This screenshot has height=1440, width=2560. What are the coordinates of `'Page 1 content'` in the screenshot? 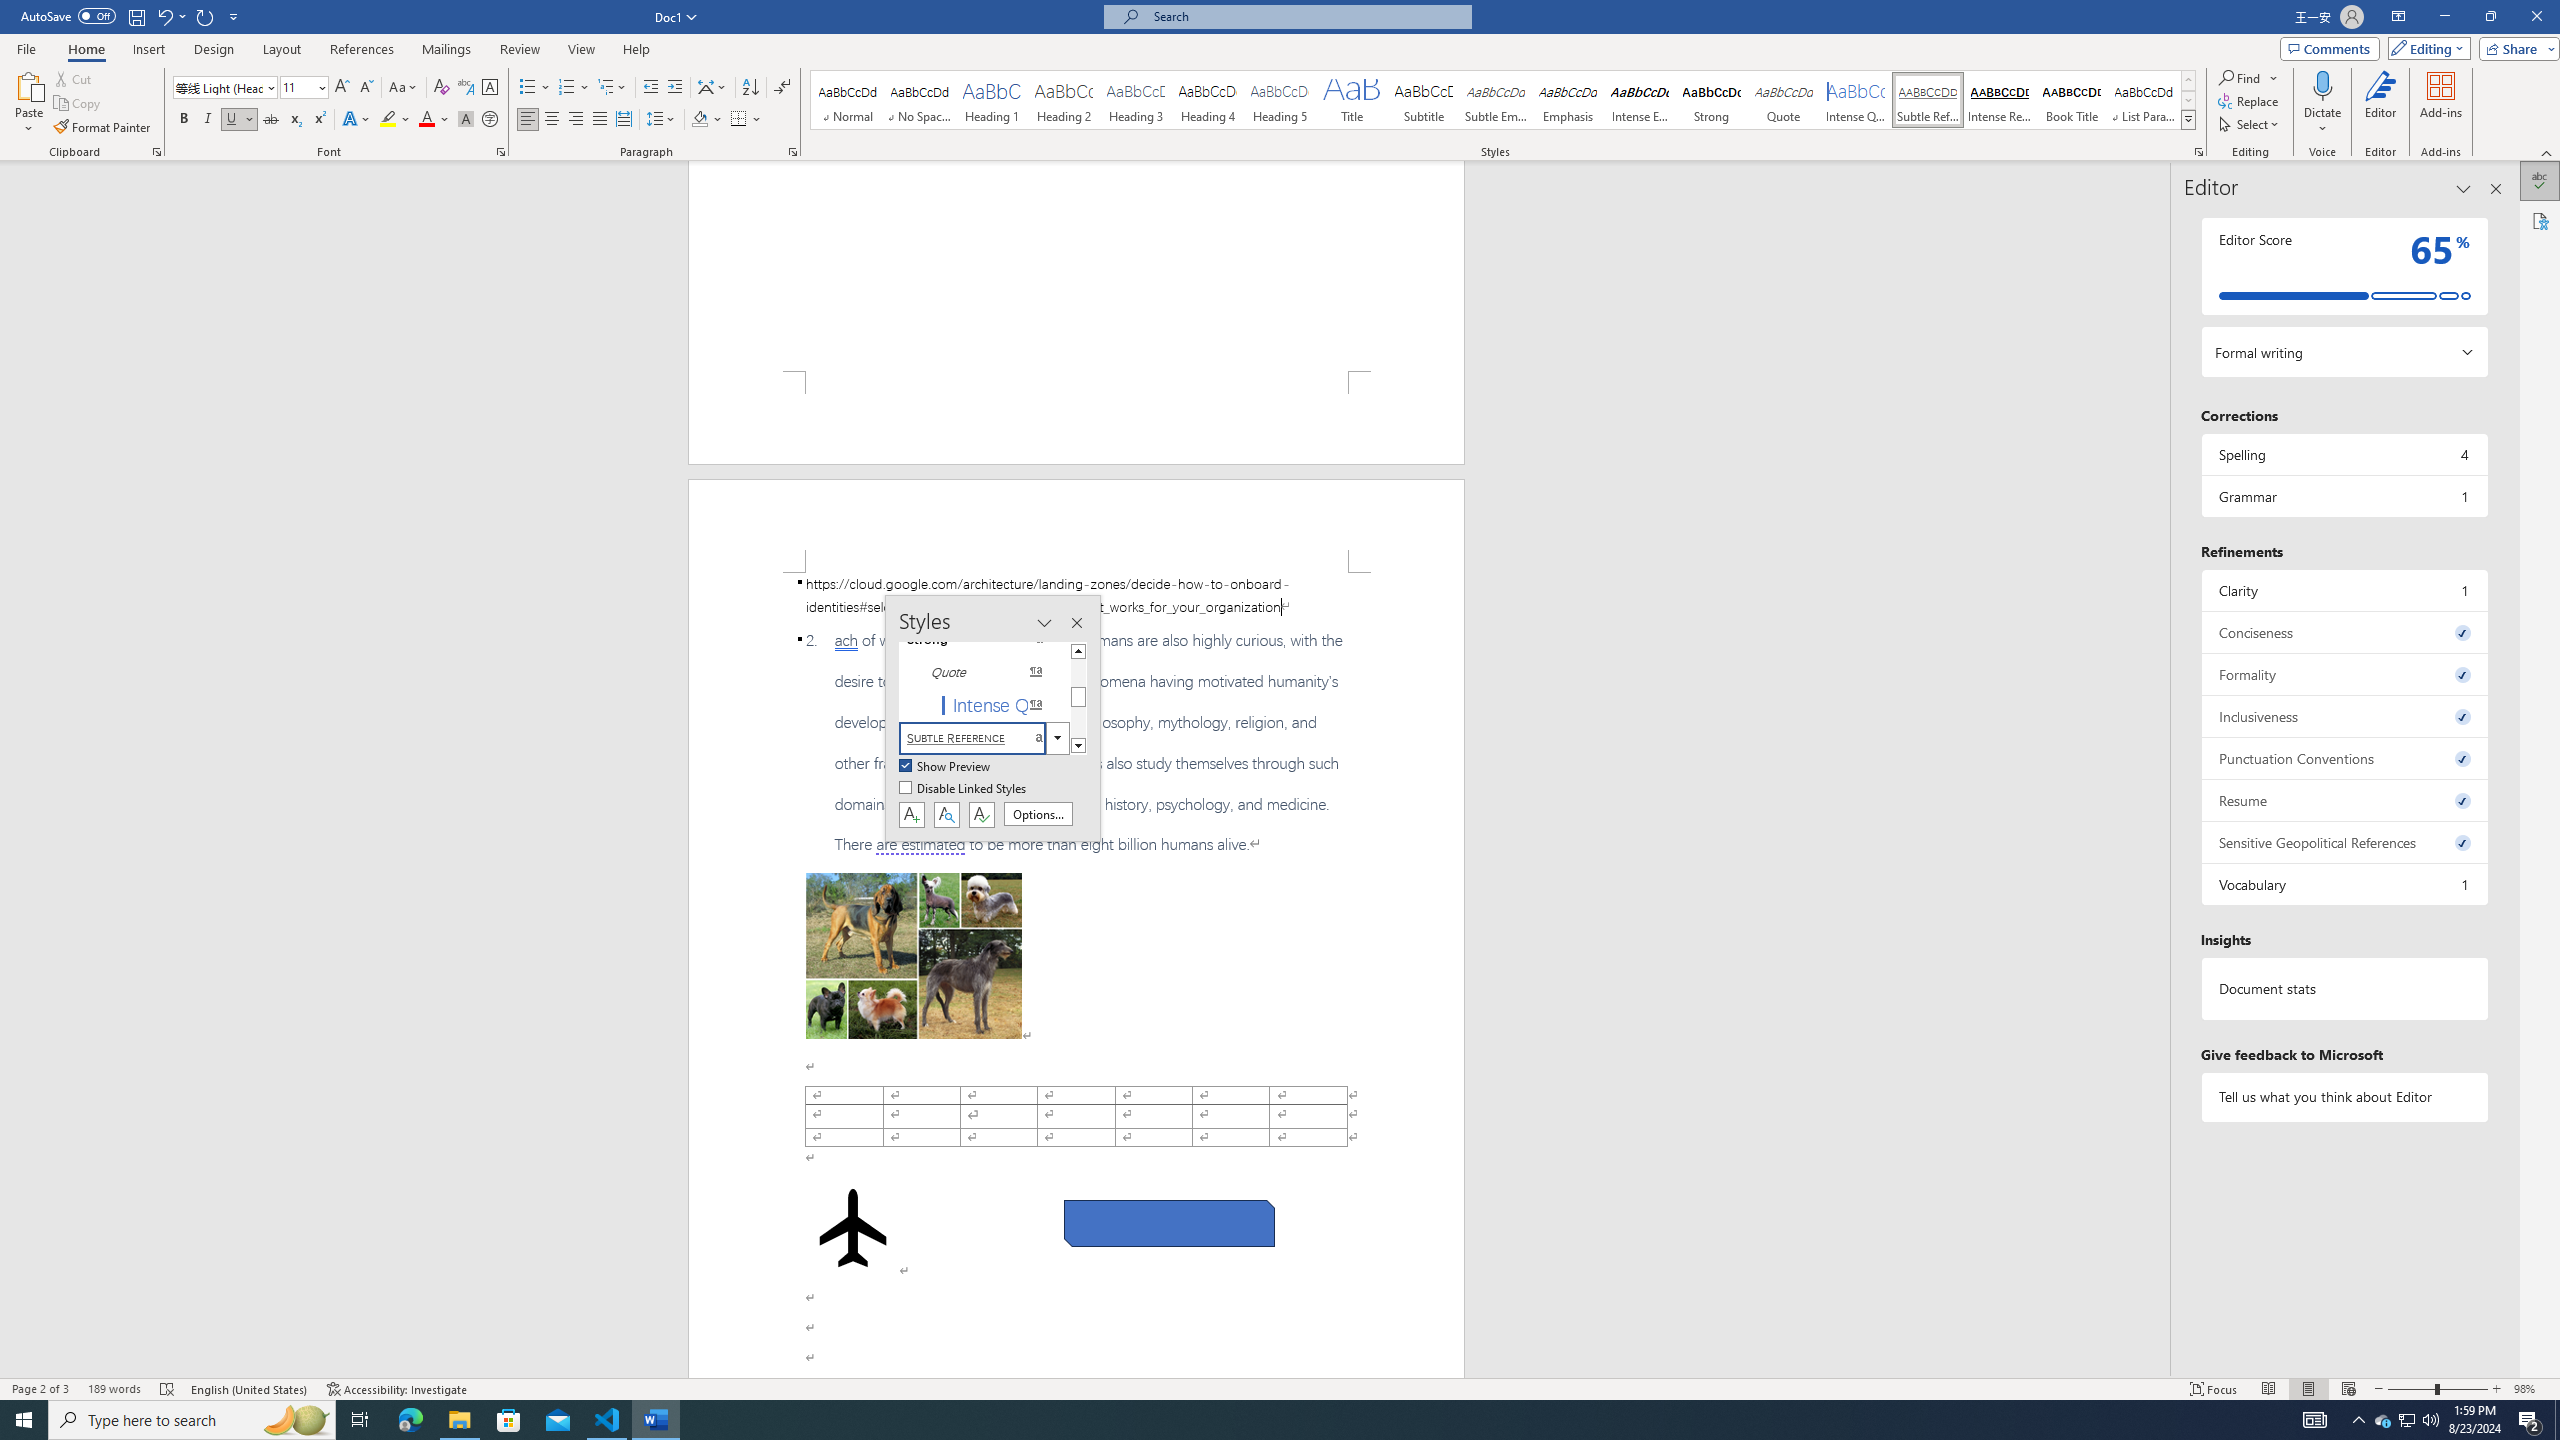 It's located at (1076, 265).